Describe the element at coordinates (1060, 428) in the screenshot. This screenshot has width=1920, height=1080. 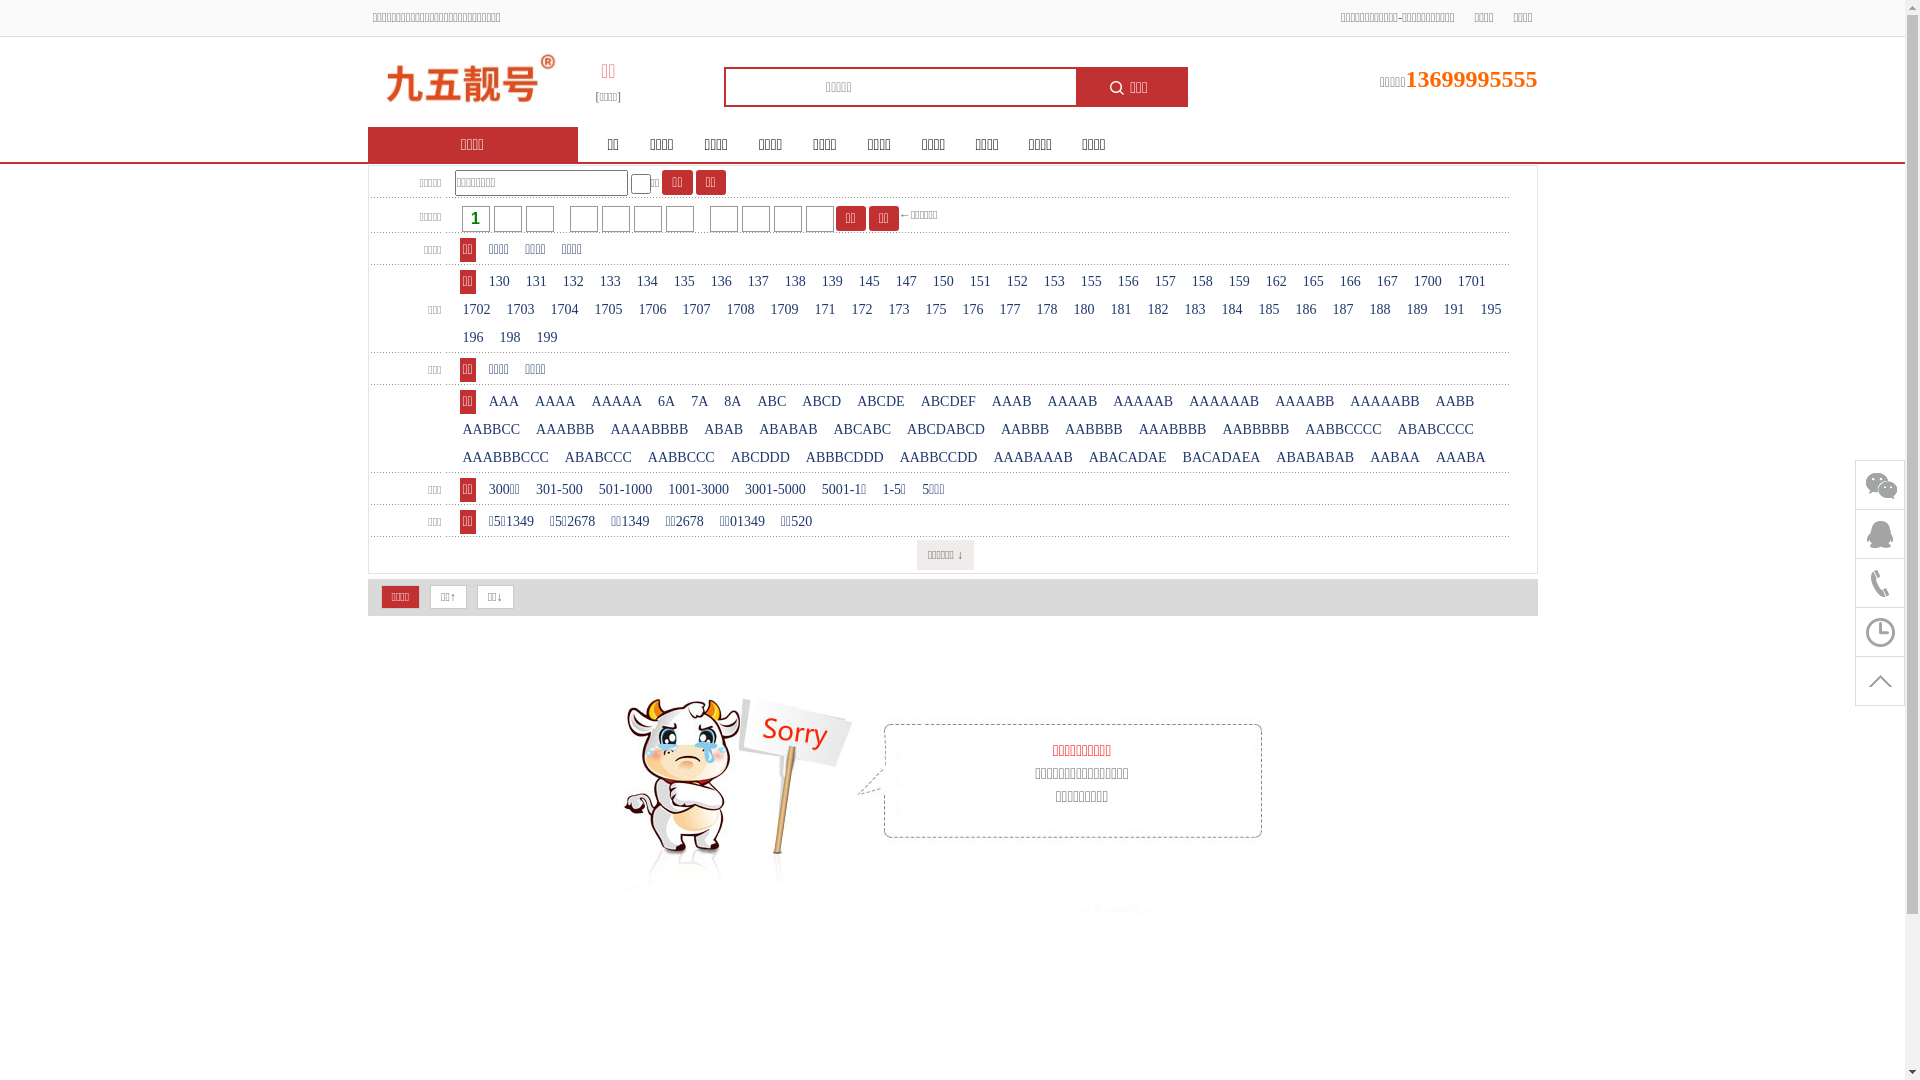
I see `'AABBBB'` at that location.